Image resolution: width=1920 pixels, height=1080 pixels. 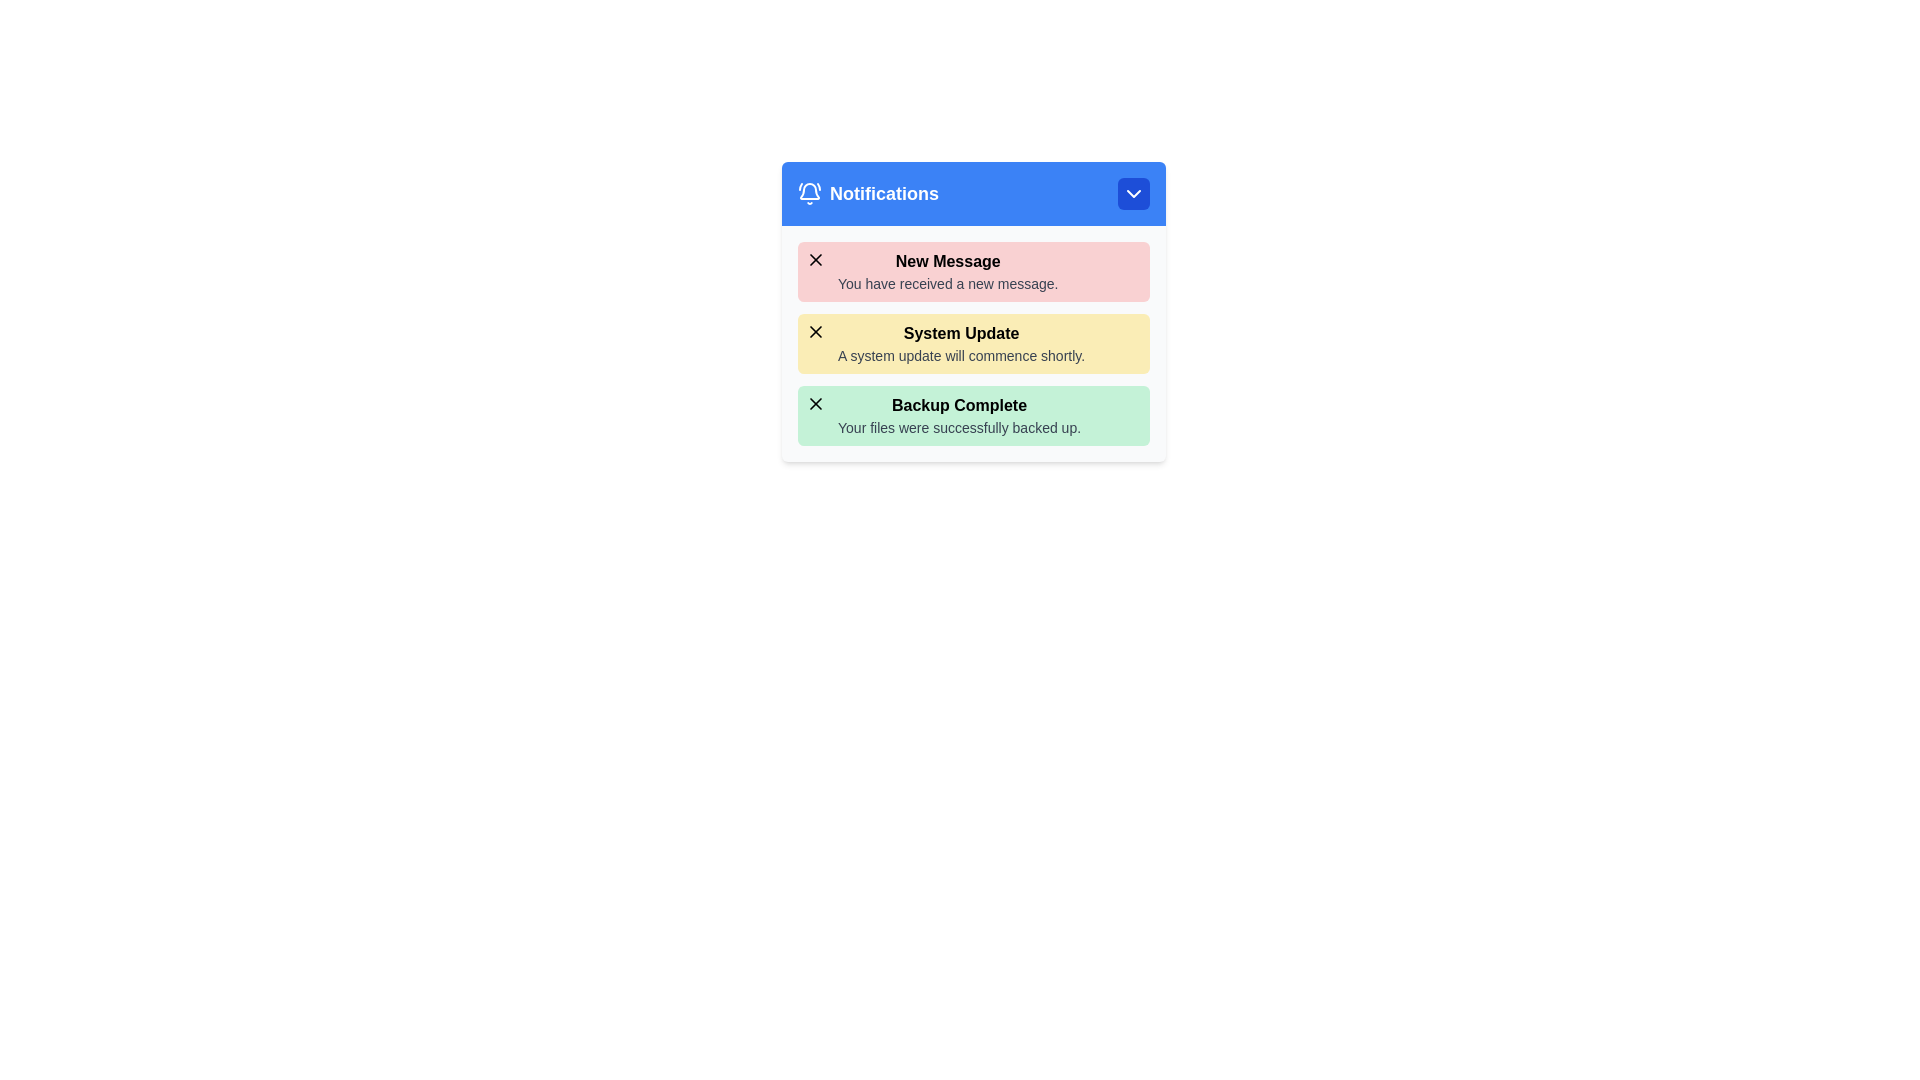 I want to click on the Text Block that informs users about the status of a system update, located in the second panel of the notification list, so click(x=961, y=342).